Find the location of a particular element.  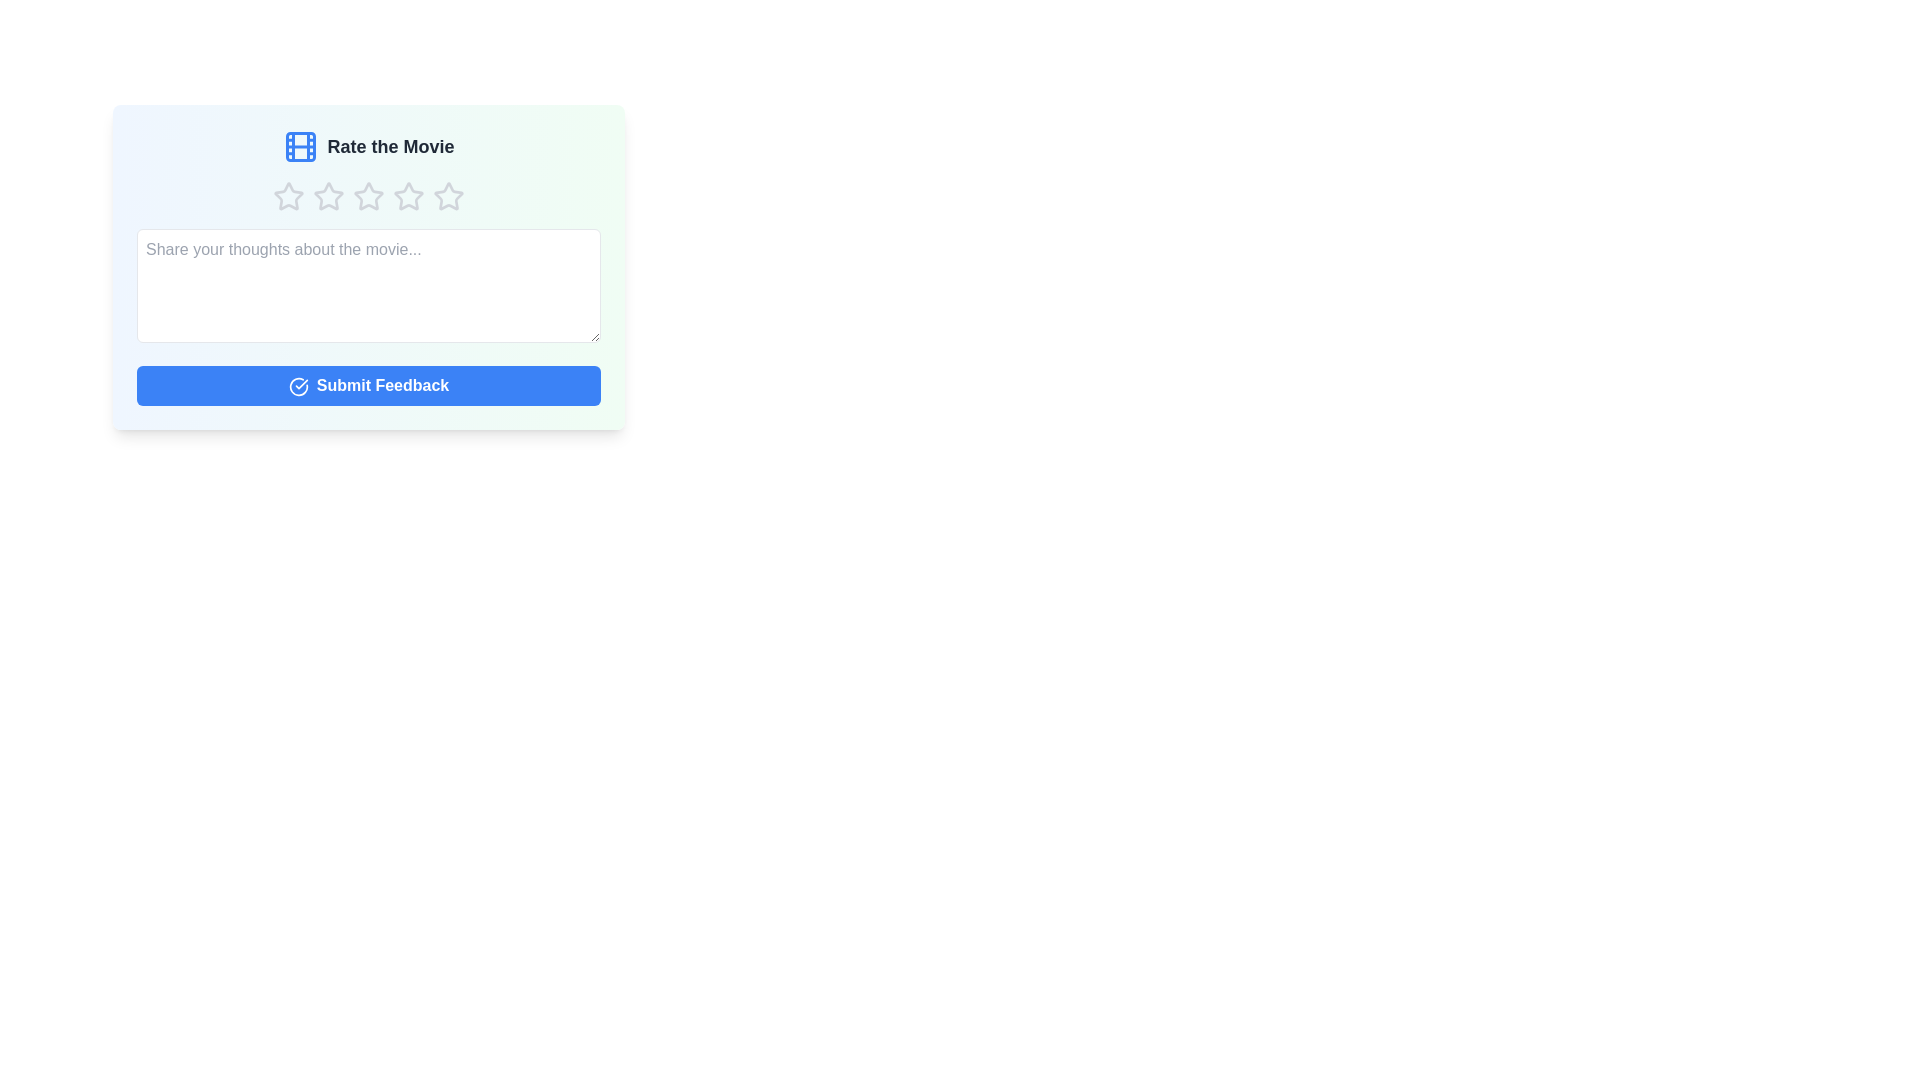

the star corresponding to the rating 2 is located at coordinates (329, 196).